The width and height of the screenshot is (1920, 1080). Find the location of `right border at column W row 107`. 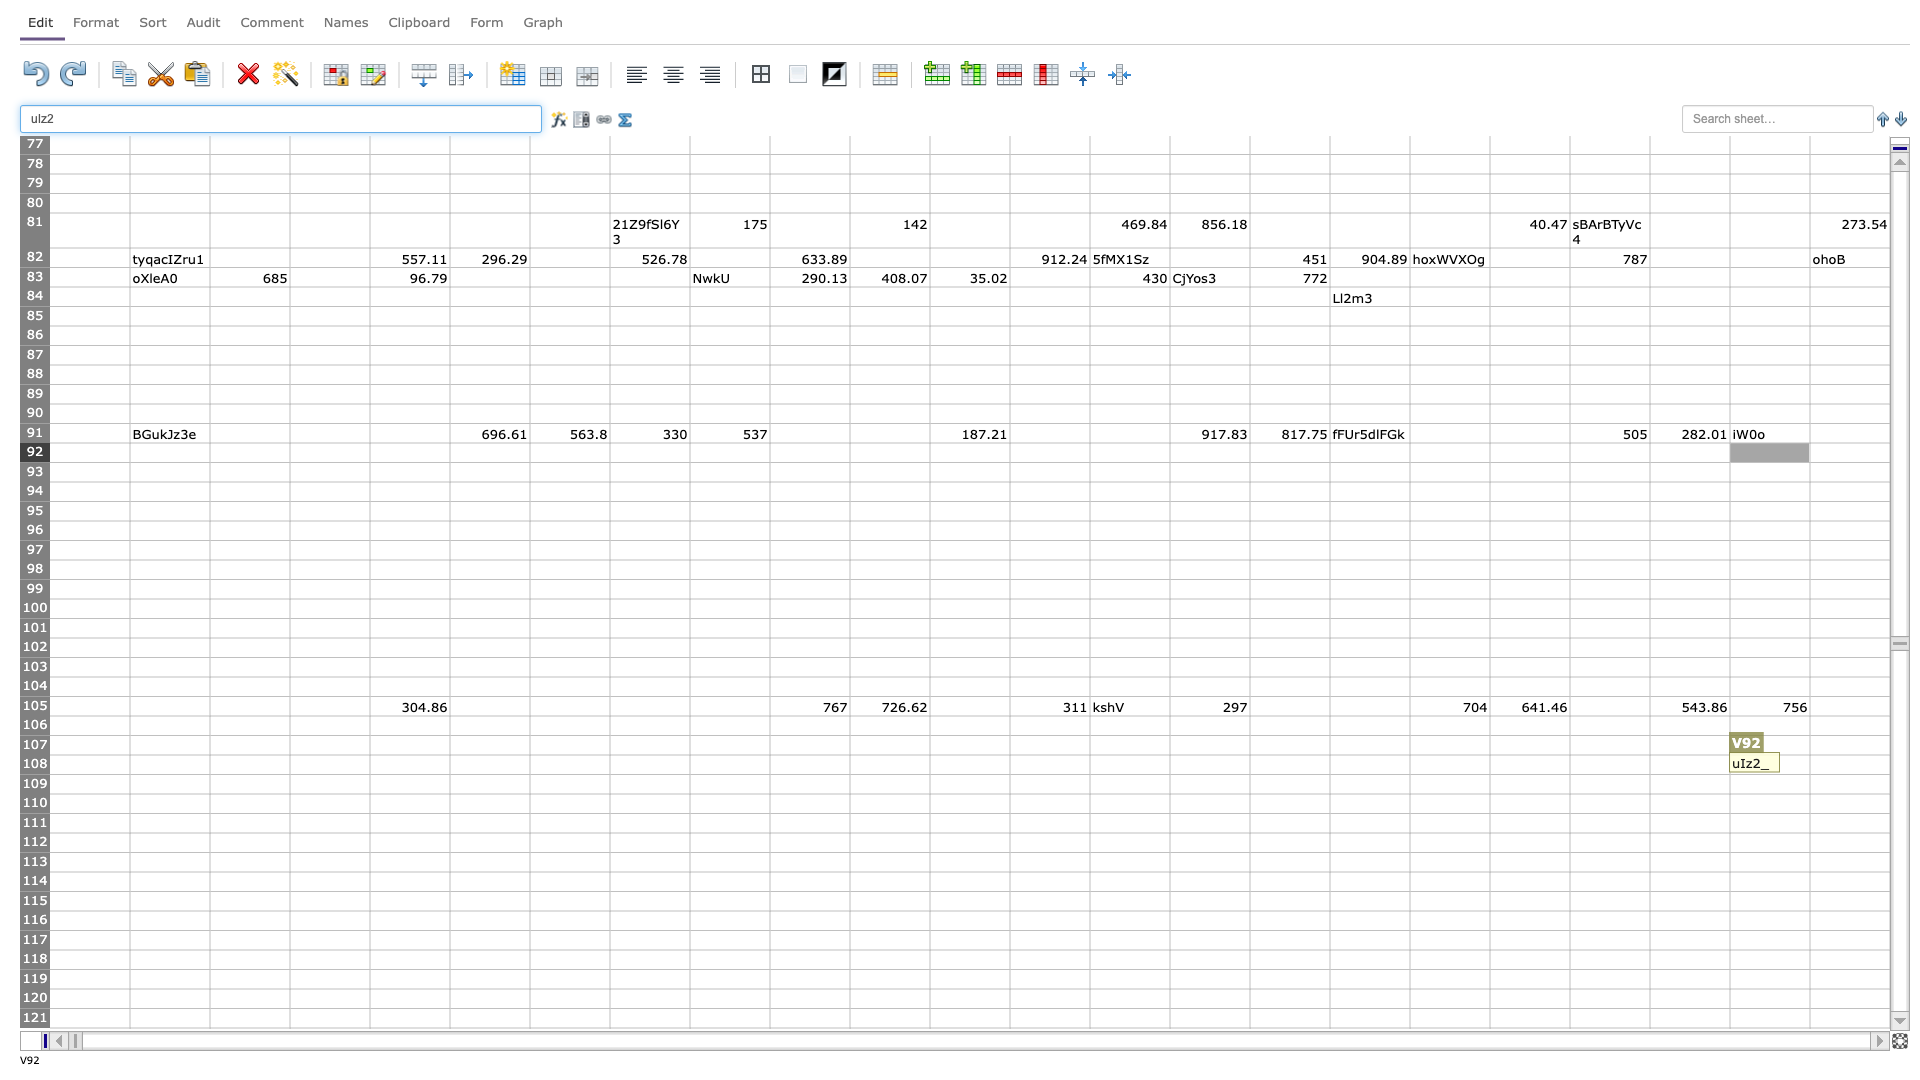

right border at column W row 107 is located at coordinates (1889, 745).